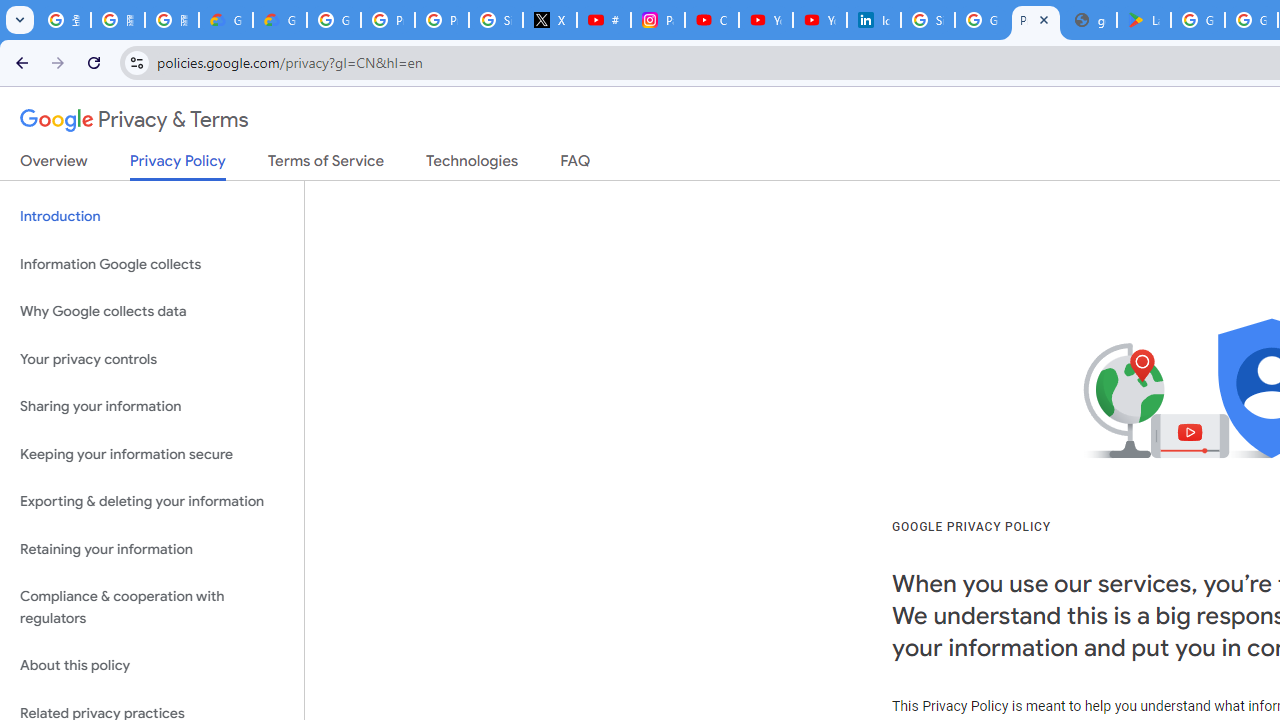 The height and width of the screenshot is (720, 1280). I want to click on 'YouTube Culture & Trends - YouTube Top 10, 2021', so click(819, 20).